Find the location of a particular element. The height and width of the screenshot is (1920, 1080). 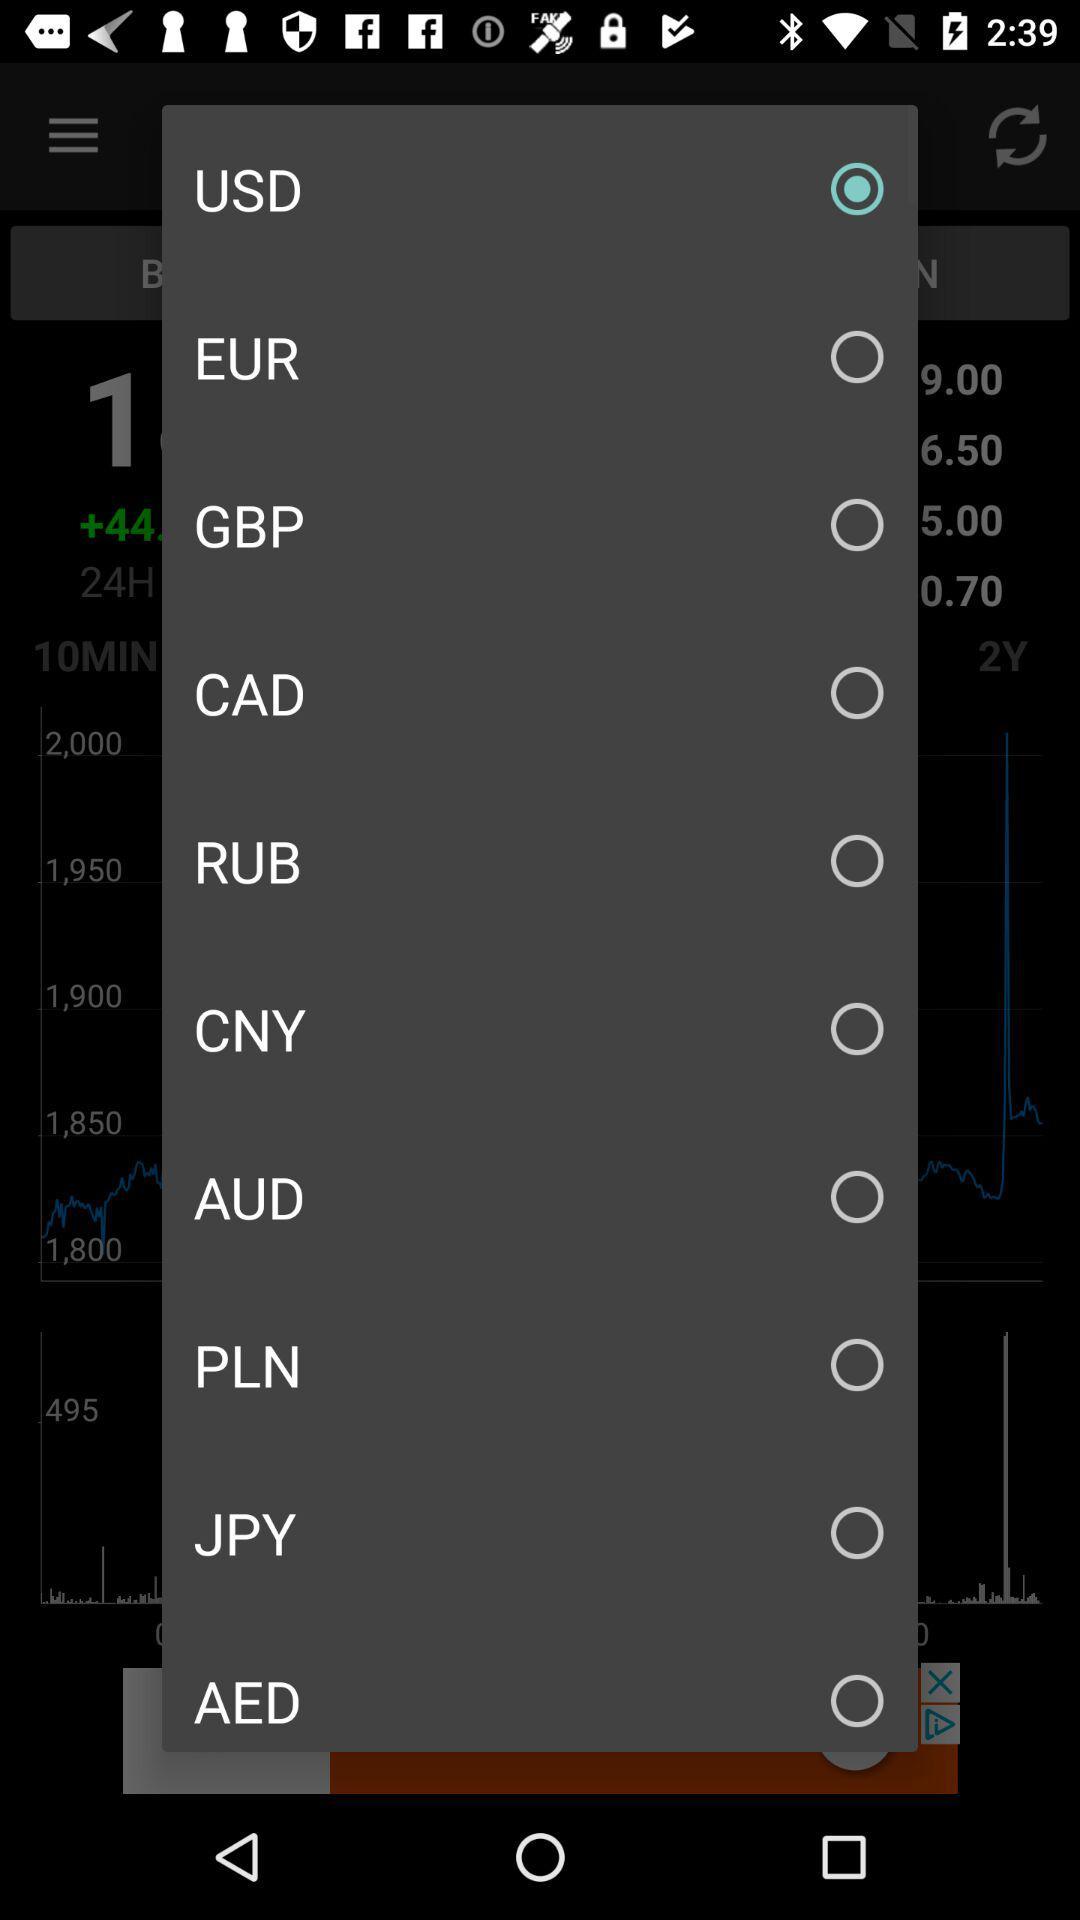

usd icon is located at coordinates (540, 188).